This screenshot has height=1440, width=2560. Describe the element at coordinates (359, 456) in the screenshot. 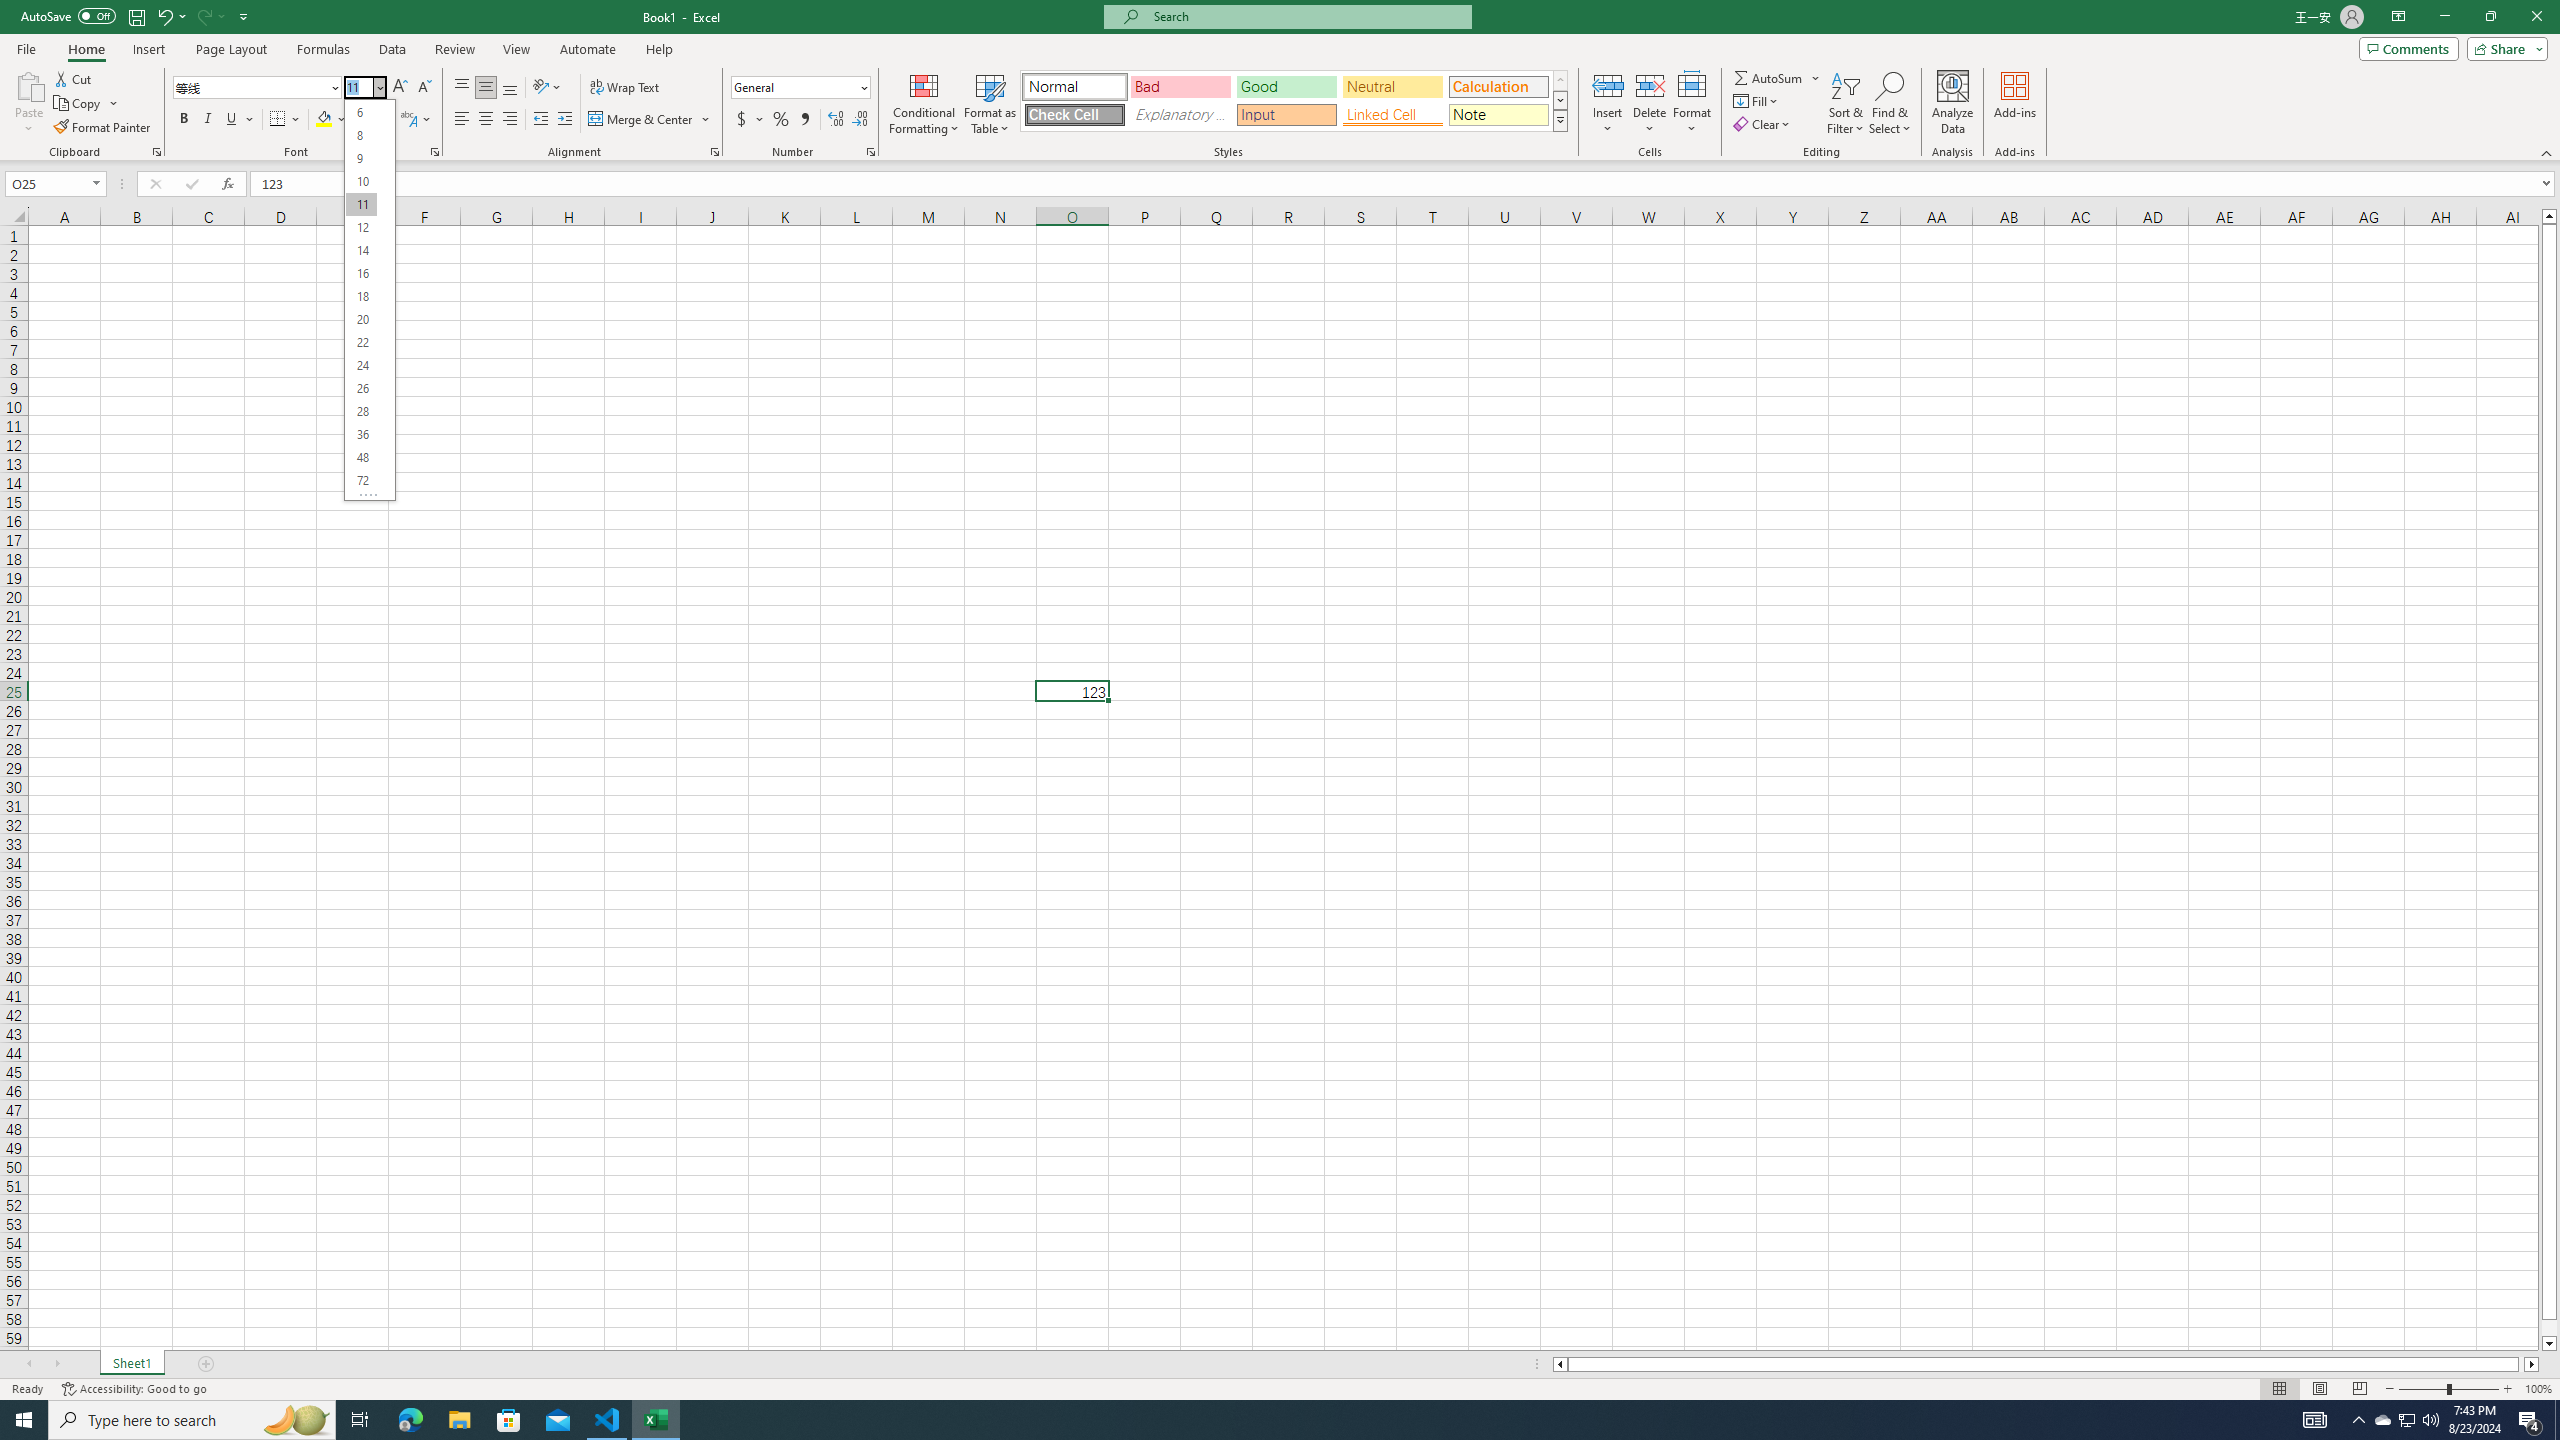

I see `'48'` at that location.